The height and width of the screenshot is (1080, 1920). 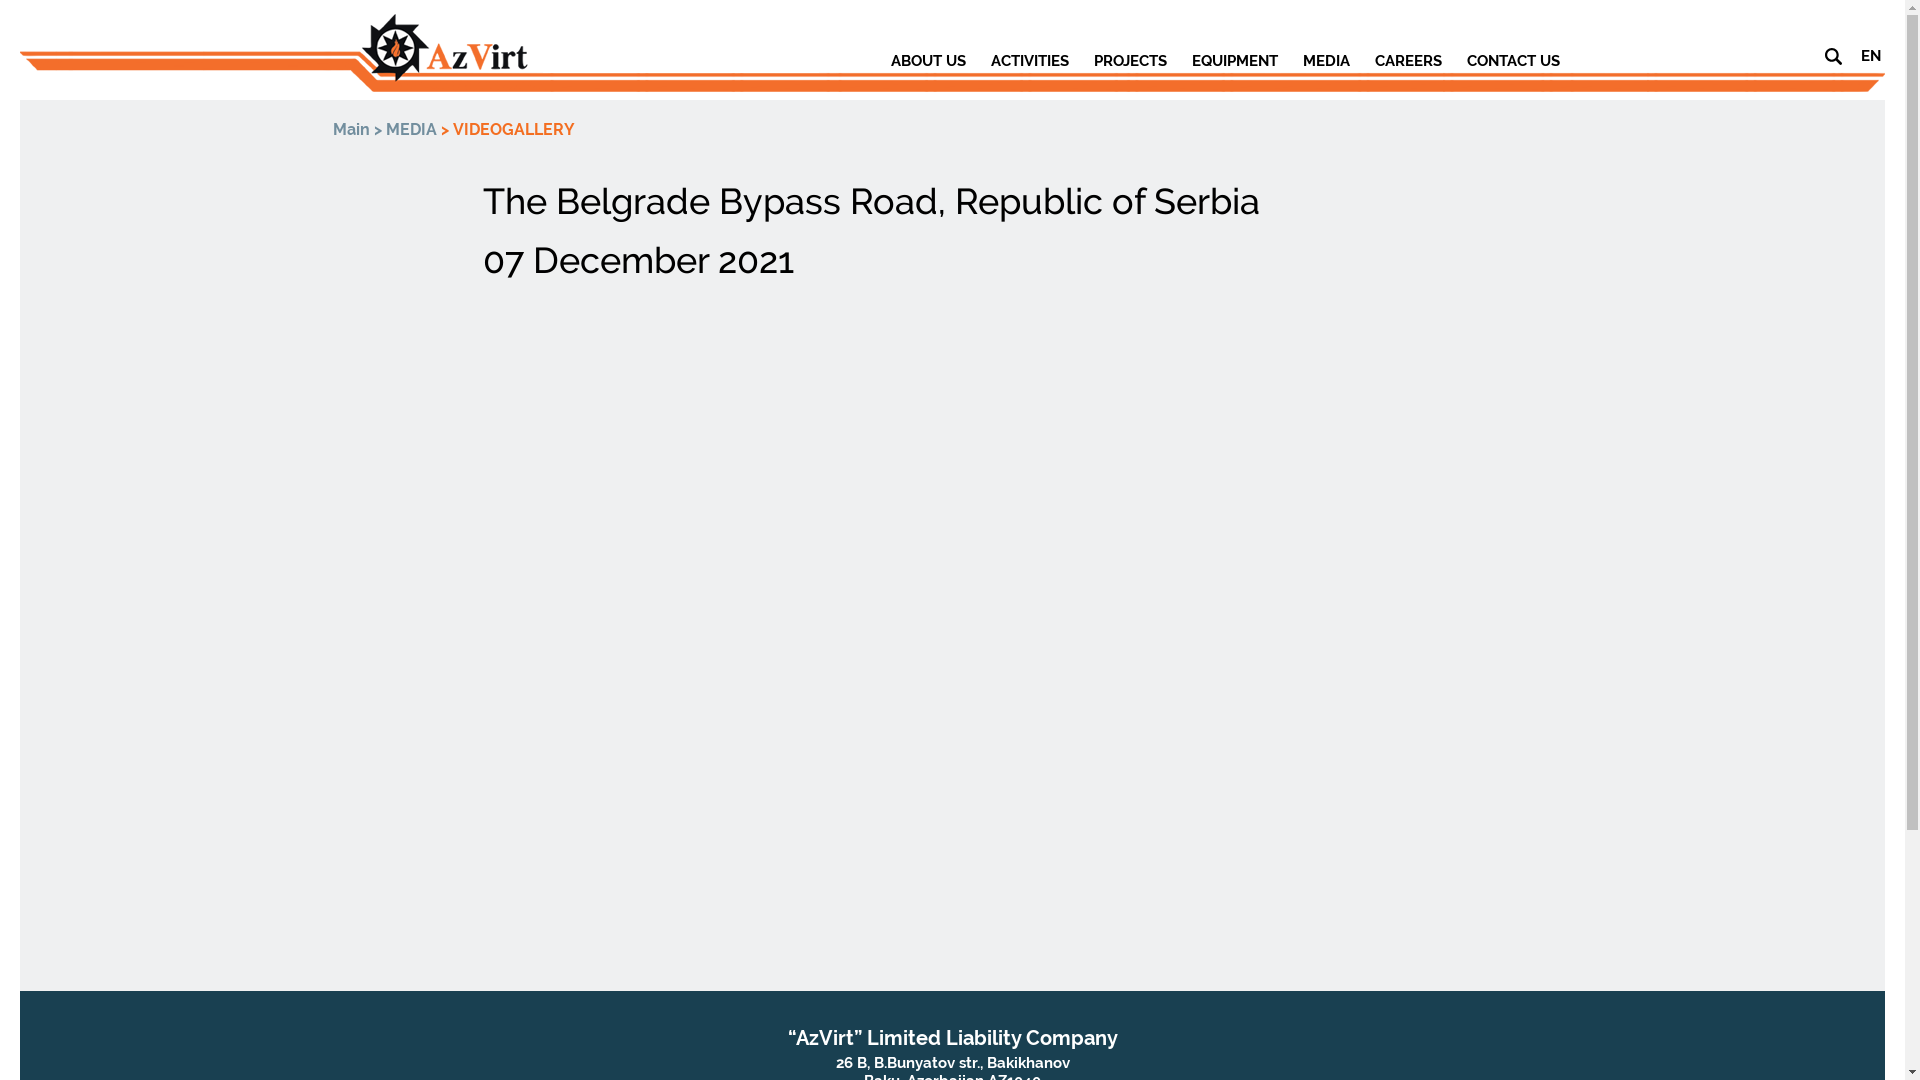 What do you see at coordinates (1130, 60) in the screenshot?
I see `'PROJECTS'` at bounding box center [1130, 60].